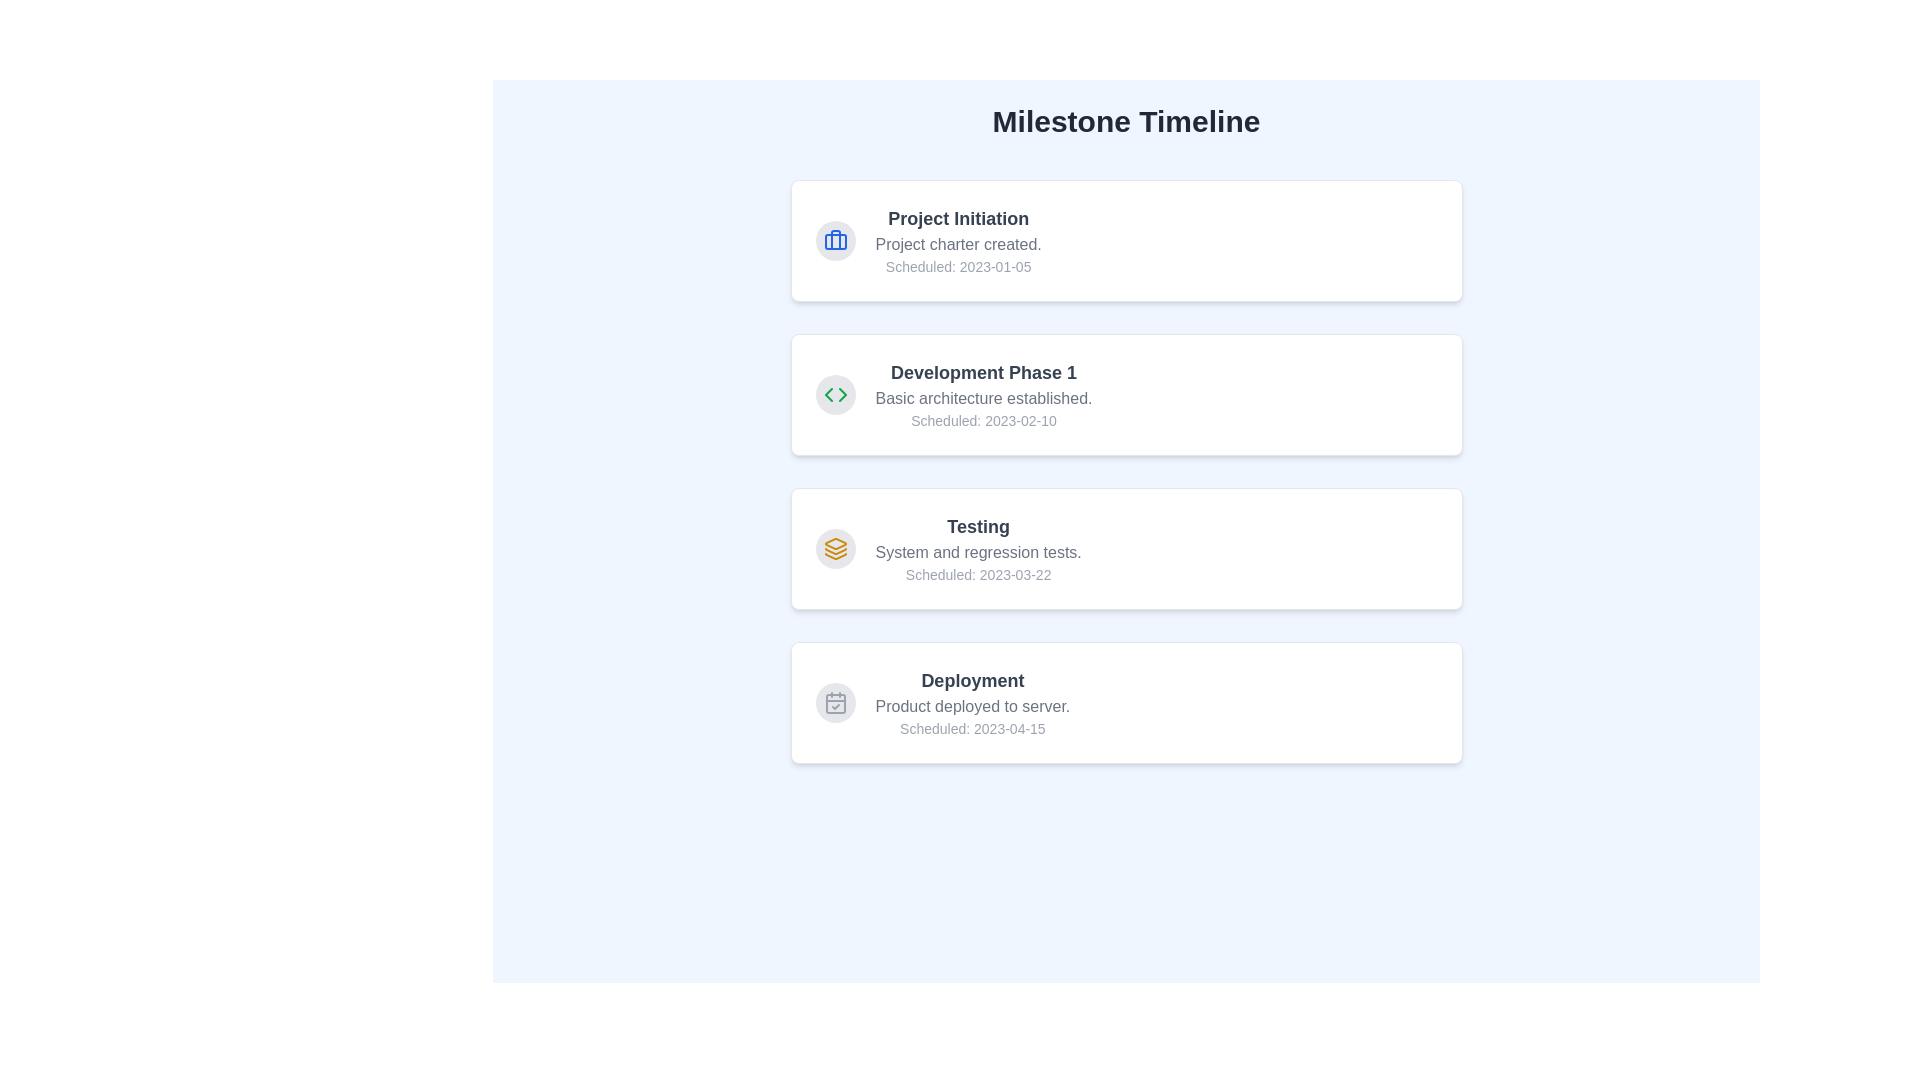 The height and width of the screenshot is (1080, 1920). Describe the element at coordinates (835, 241) in the screenshot. I see `the horizontal rectangle with rounded corners in the 'Project Initiation' milestone icon area, located in the uppermost milestone box of the timeline` at that location.